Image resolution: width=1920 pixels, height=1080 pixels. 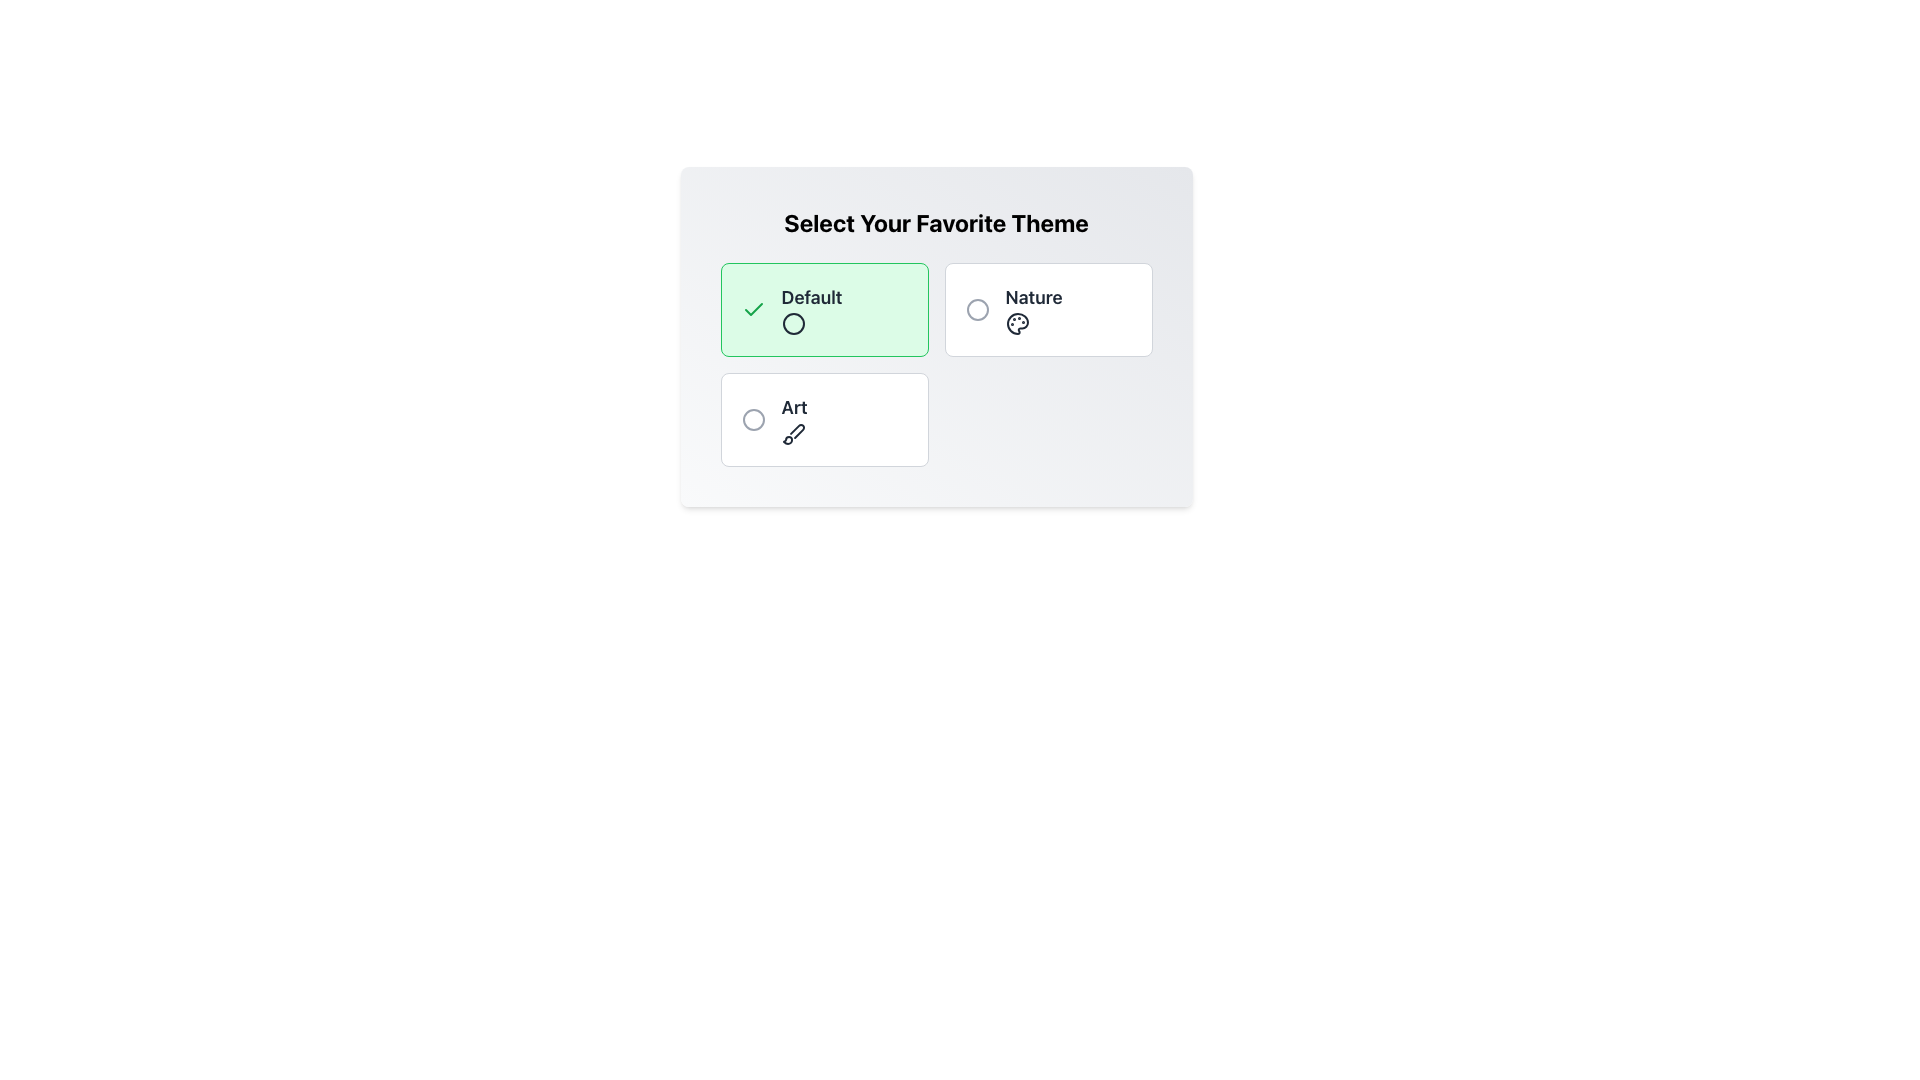 What do you see at coordinates (1017, 323) in the screenshot?
I see `the painter's palette icon located centrally under the 'Nature' text label, which features small filled circles representing paint dabs` at bounding box center [1017, 323].